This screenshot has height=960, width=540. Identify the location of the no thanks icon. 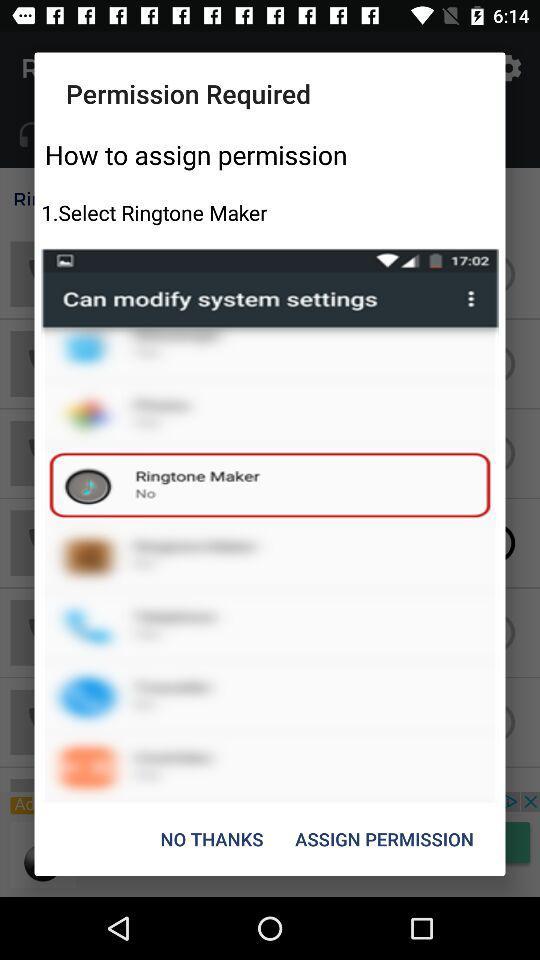
(211, 839).